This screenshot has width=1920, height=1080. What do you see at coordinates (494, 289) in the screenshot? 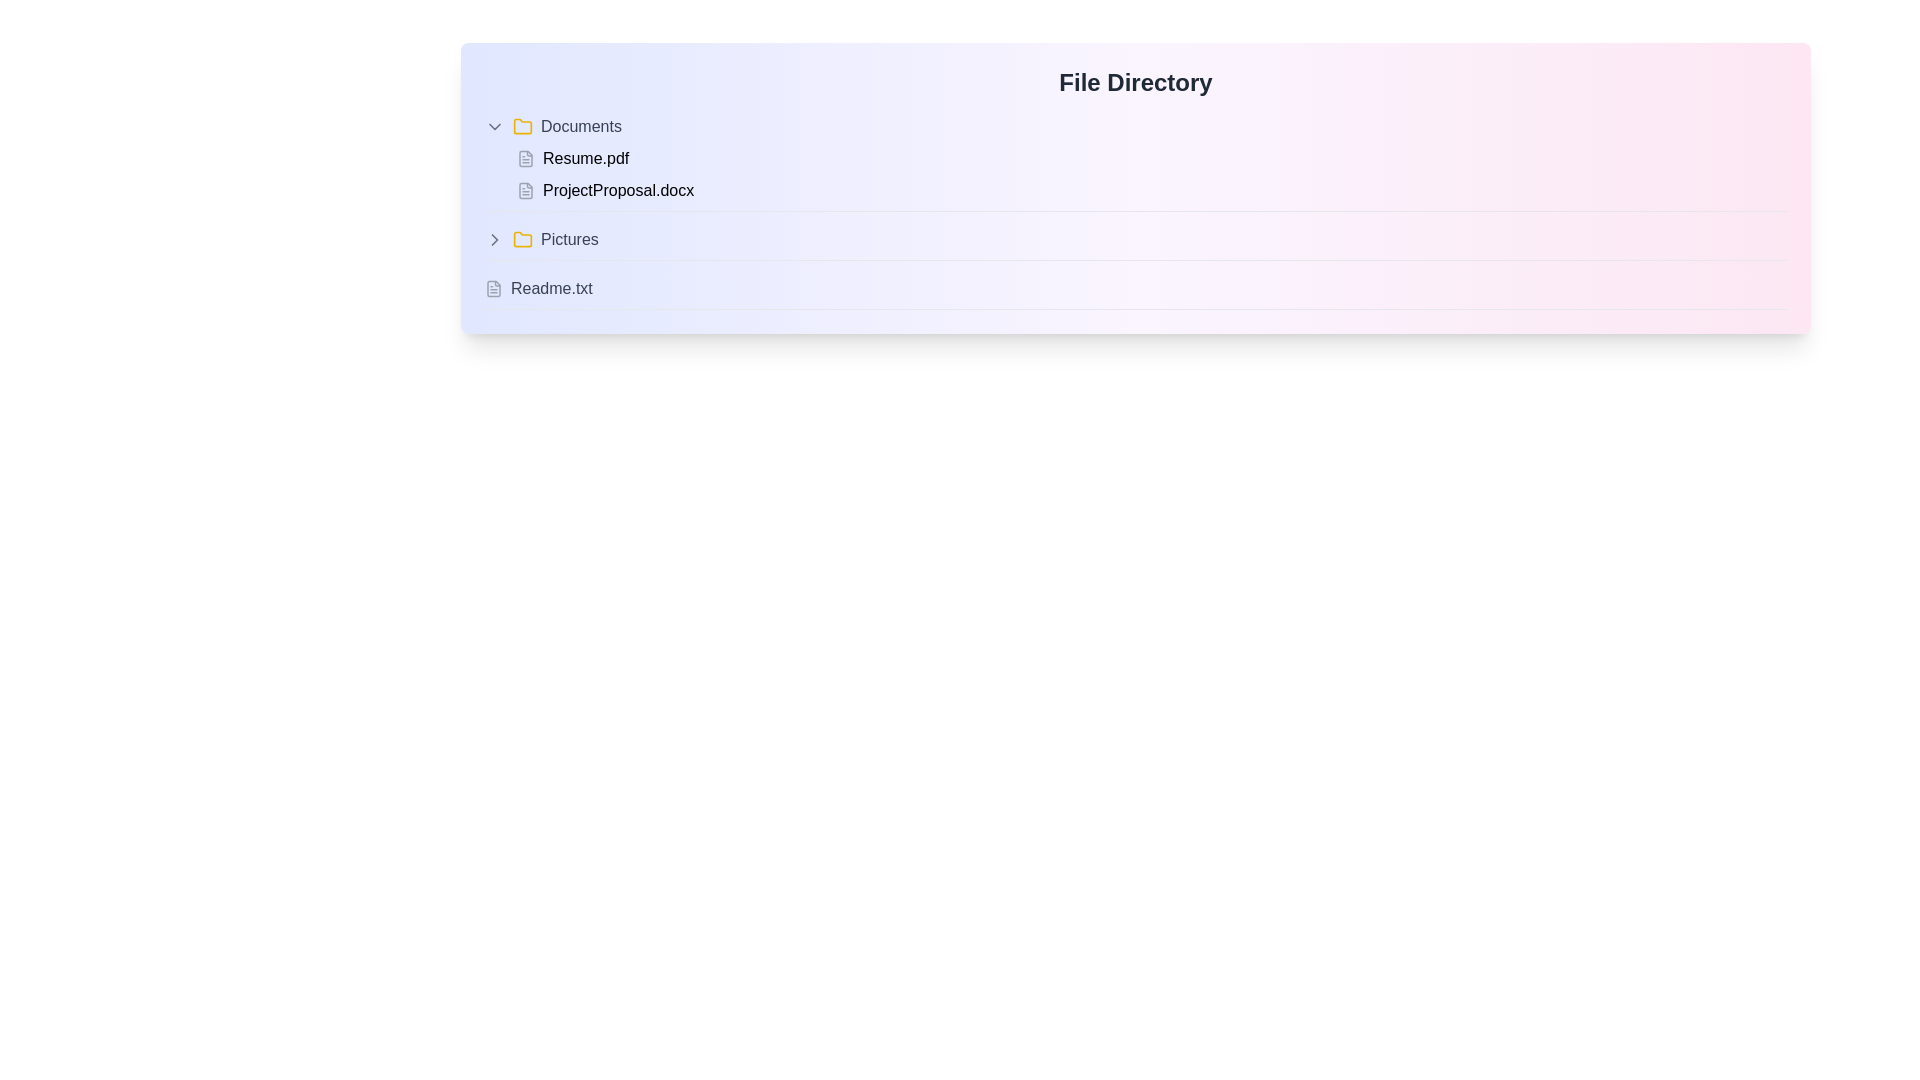
I see `the file icon for 'Readme.txt' located under the 'Pictures' folder in the file directory display` at bounding box center [494, 289].